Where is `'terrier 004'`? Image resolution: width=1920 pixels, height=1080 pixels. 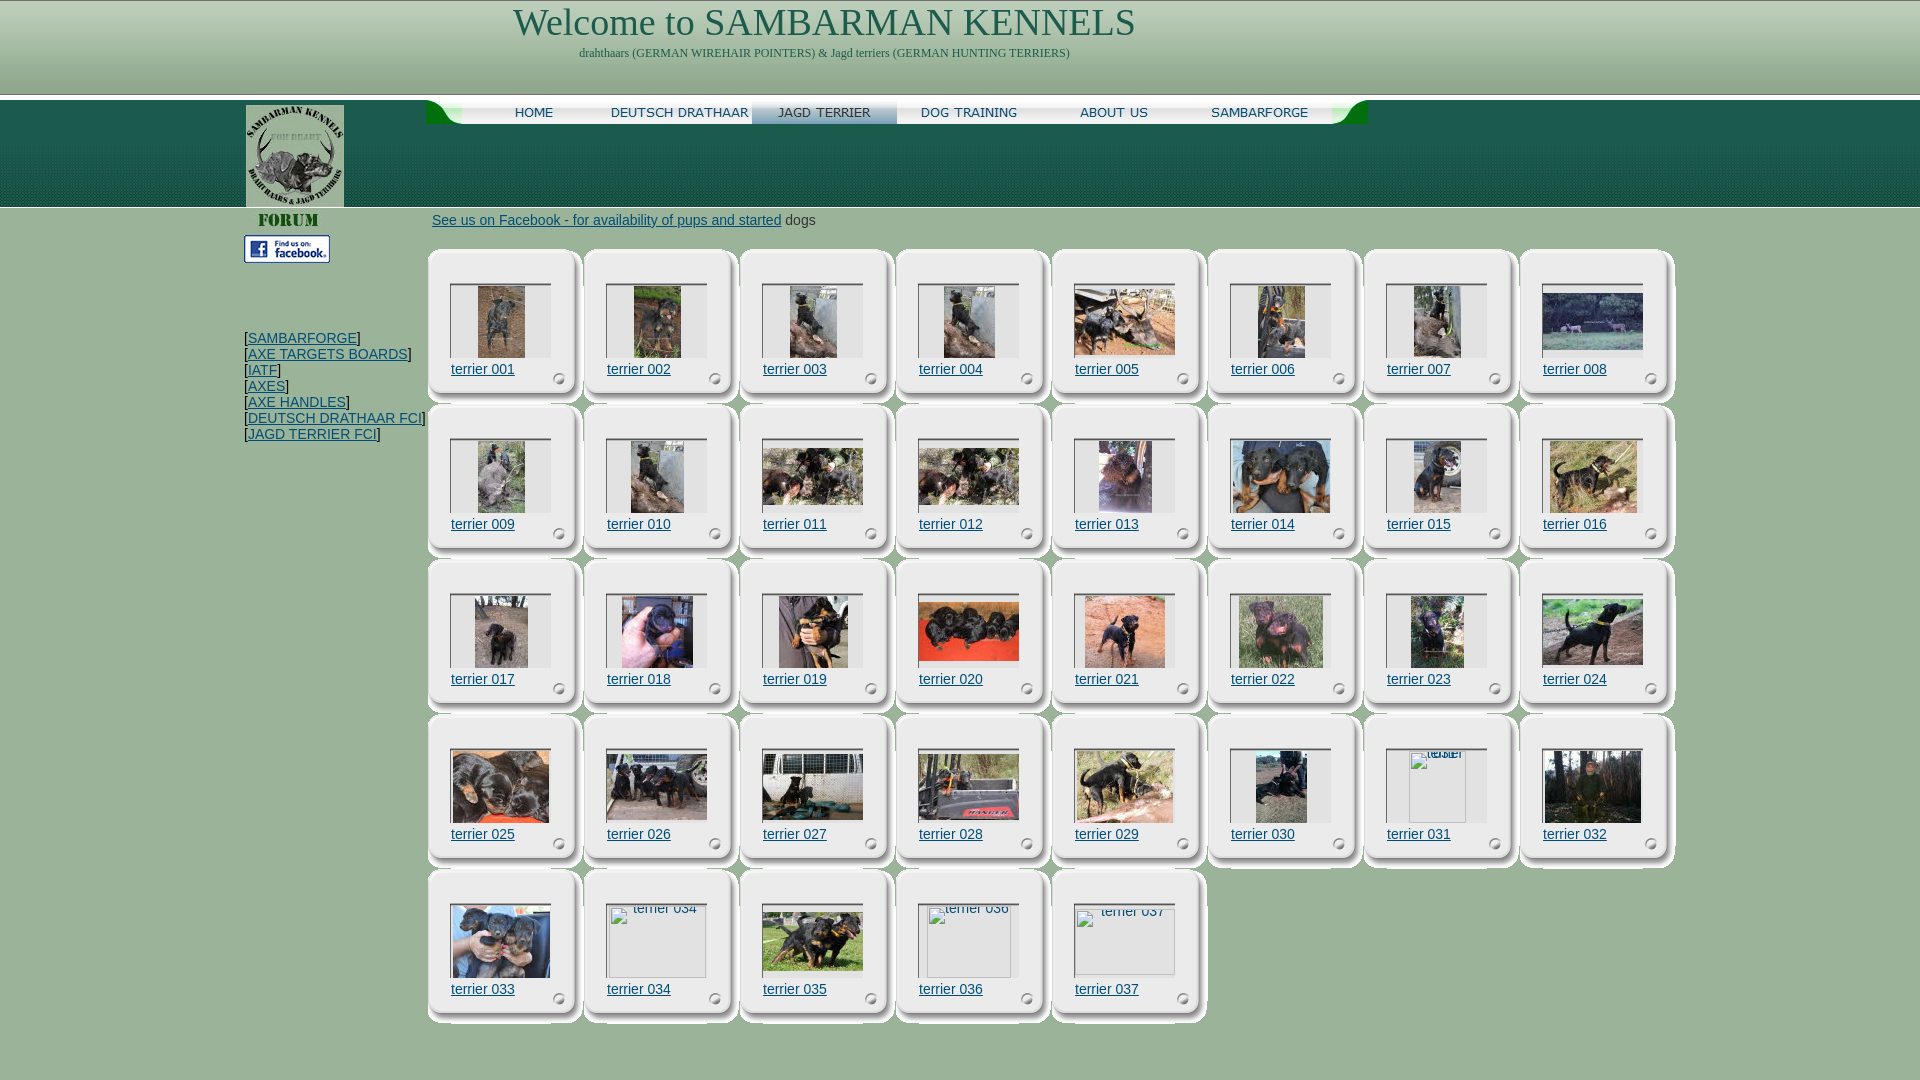
'terrier 004' is located at coordinates (949, 369).